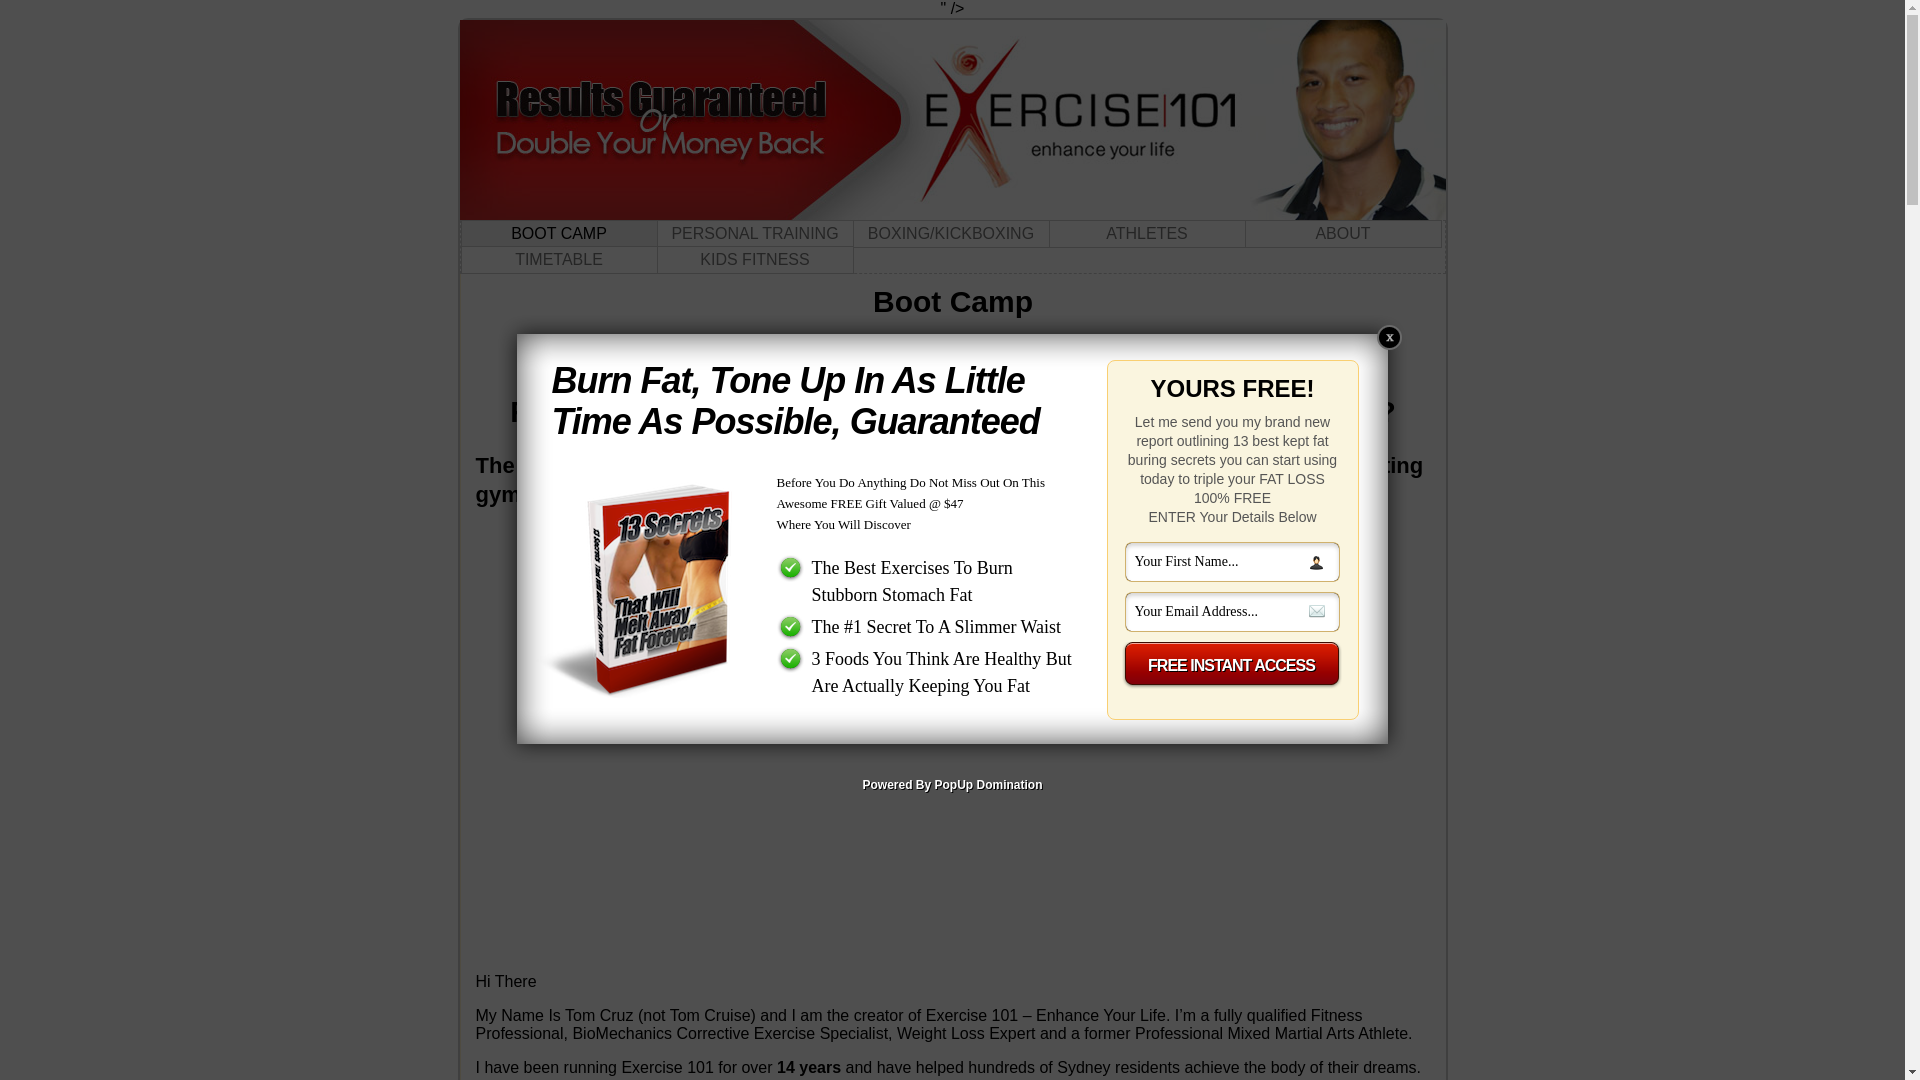 The image size is (1920, 1080). What do you see at coordinates (753, 233) in the screenshot?
I see `'PERSONAL TRAINING'` at bounding box center [753, 233].